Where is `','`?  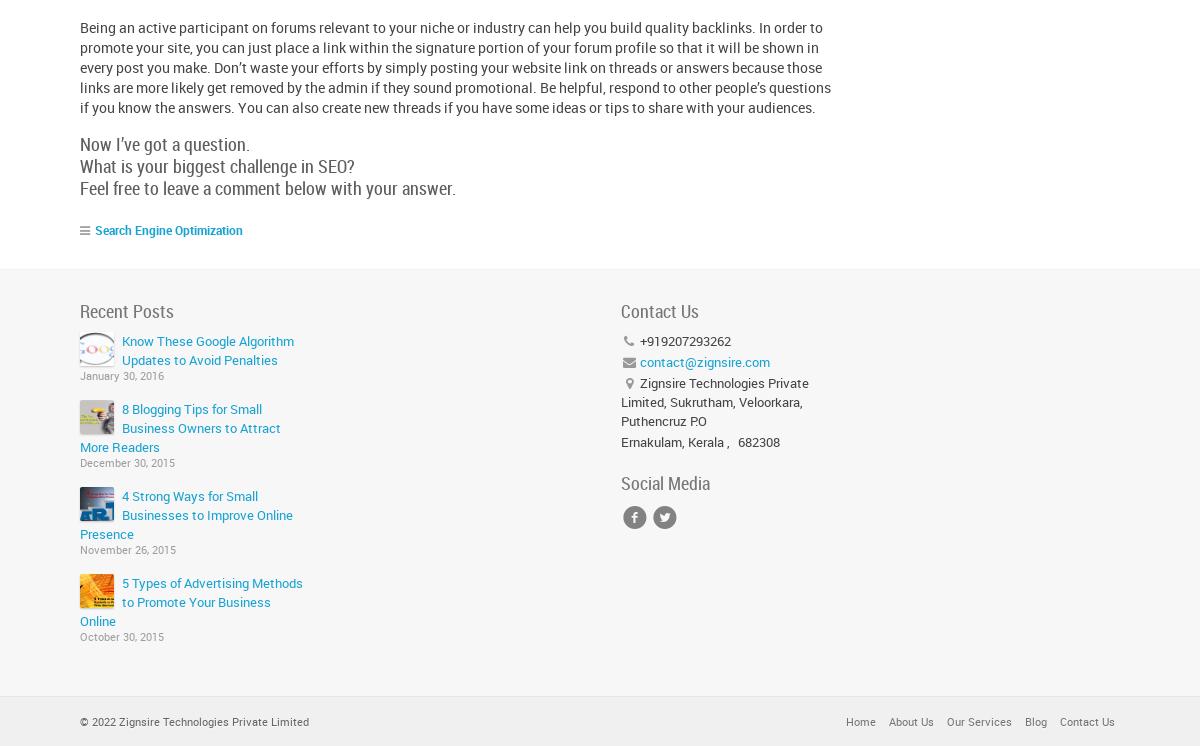 ',' is located at coordinates (727, 441).